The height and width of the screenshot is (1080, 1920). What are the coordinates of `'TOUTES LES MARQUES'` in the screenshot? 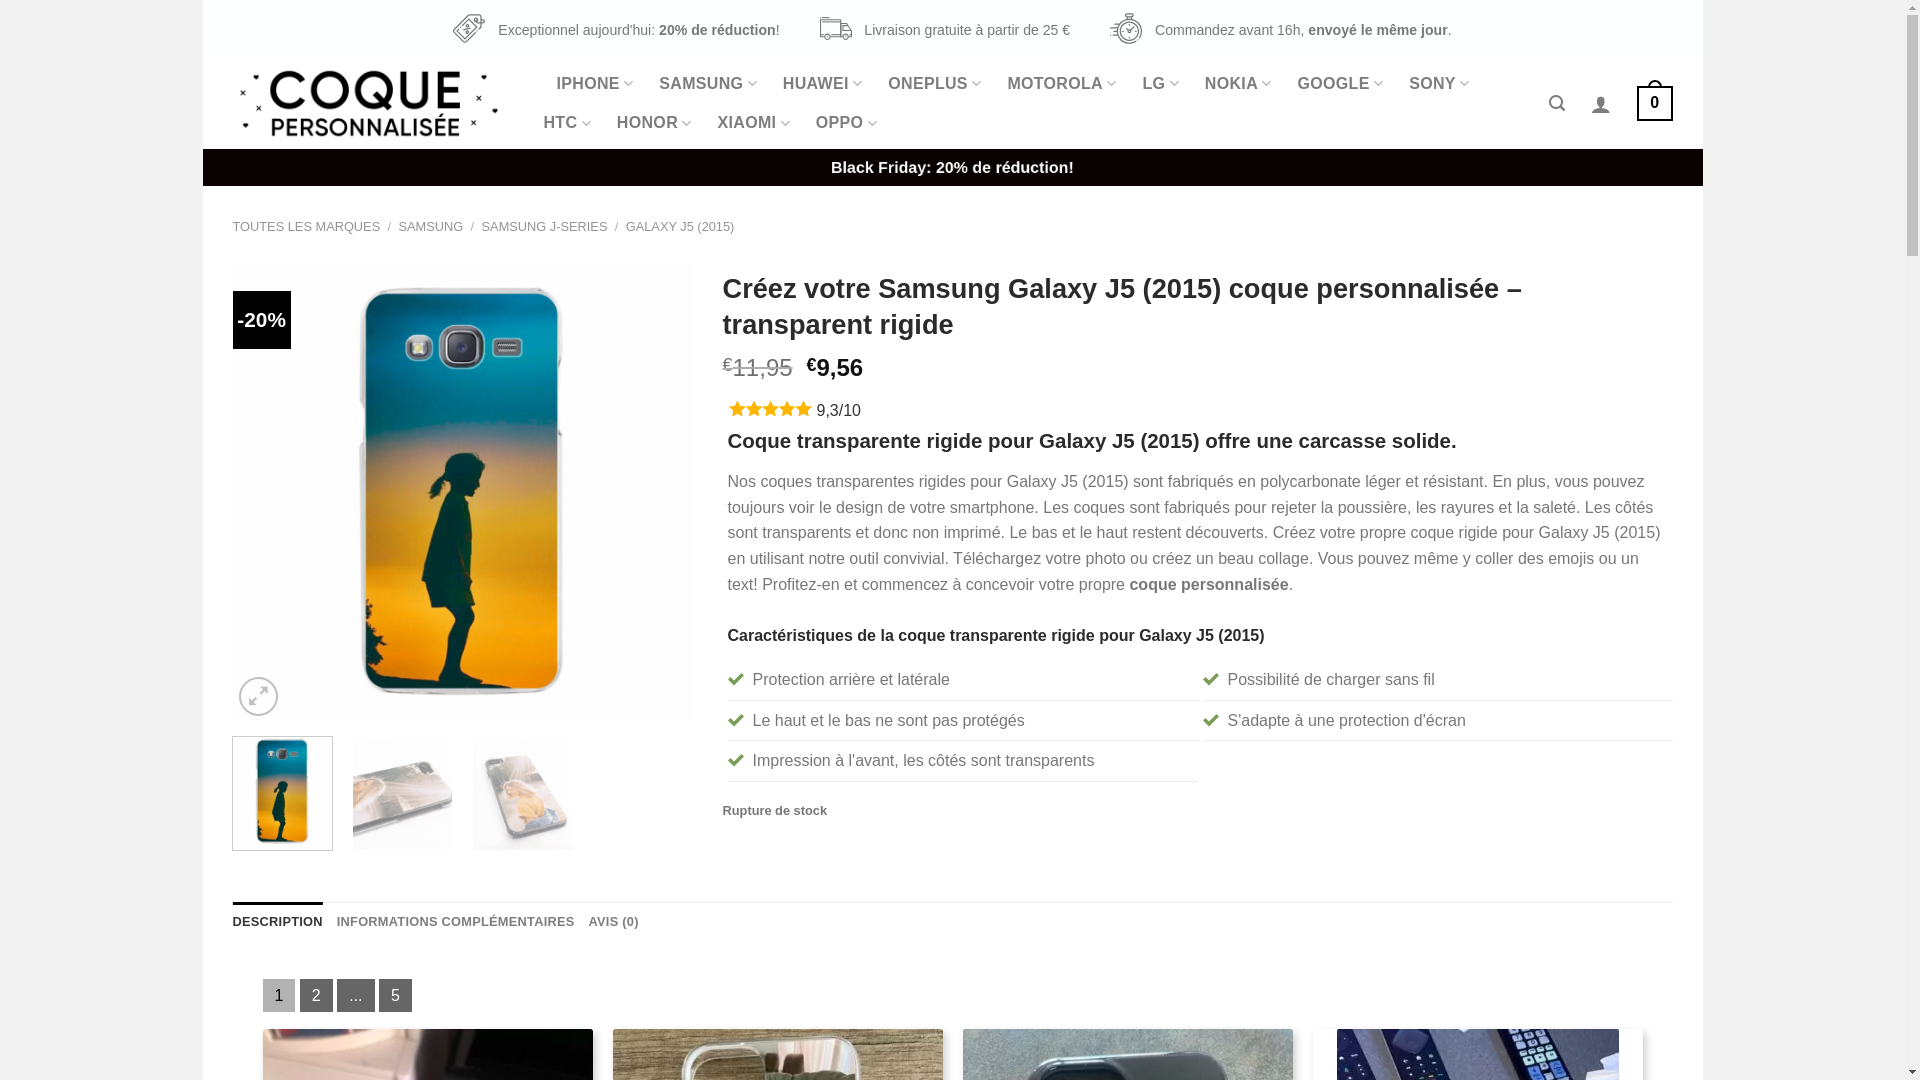 It's located at (231, 225).